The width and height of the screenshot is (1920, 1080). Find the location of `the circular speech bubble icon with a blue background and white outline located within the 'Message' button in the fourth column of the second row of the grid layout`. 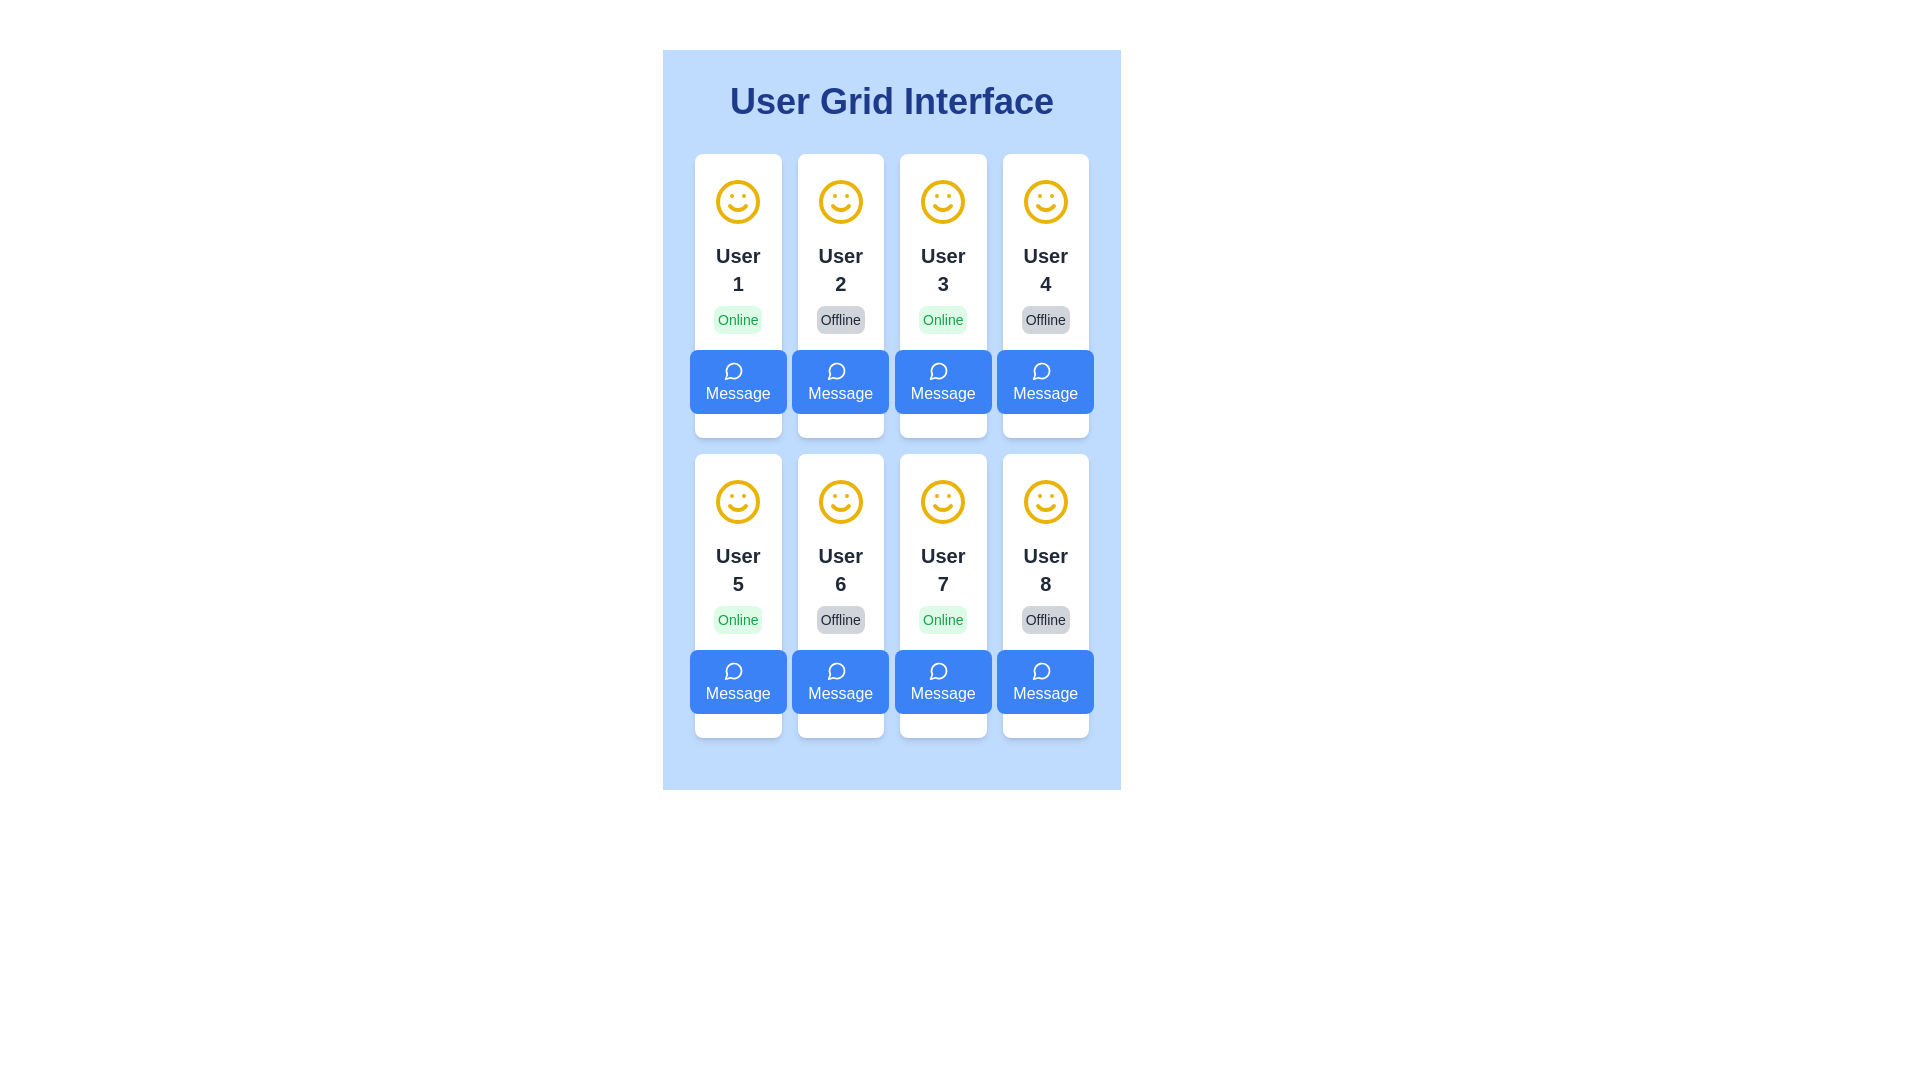

the circular speech bubble icon with a blue background and white outline located within the 'Message' button in the fourth column of the second row of the grid layout is located at coordinates (1040, 670).